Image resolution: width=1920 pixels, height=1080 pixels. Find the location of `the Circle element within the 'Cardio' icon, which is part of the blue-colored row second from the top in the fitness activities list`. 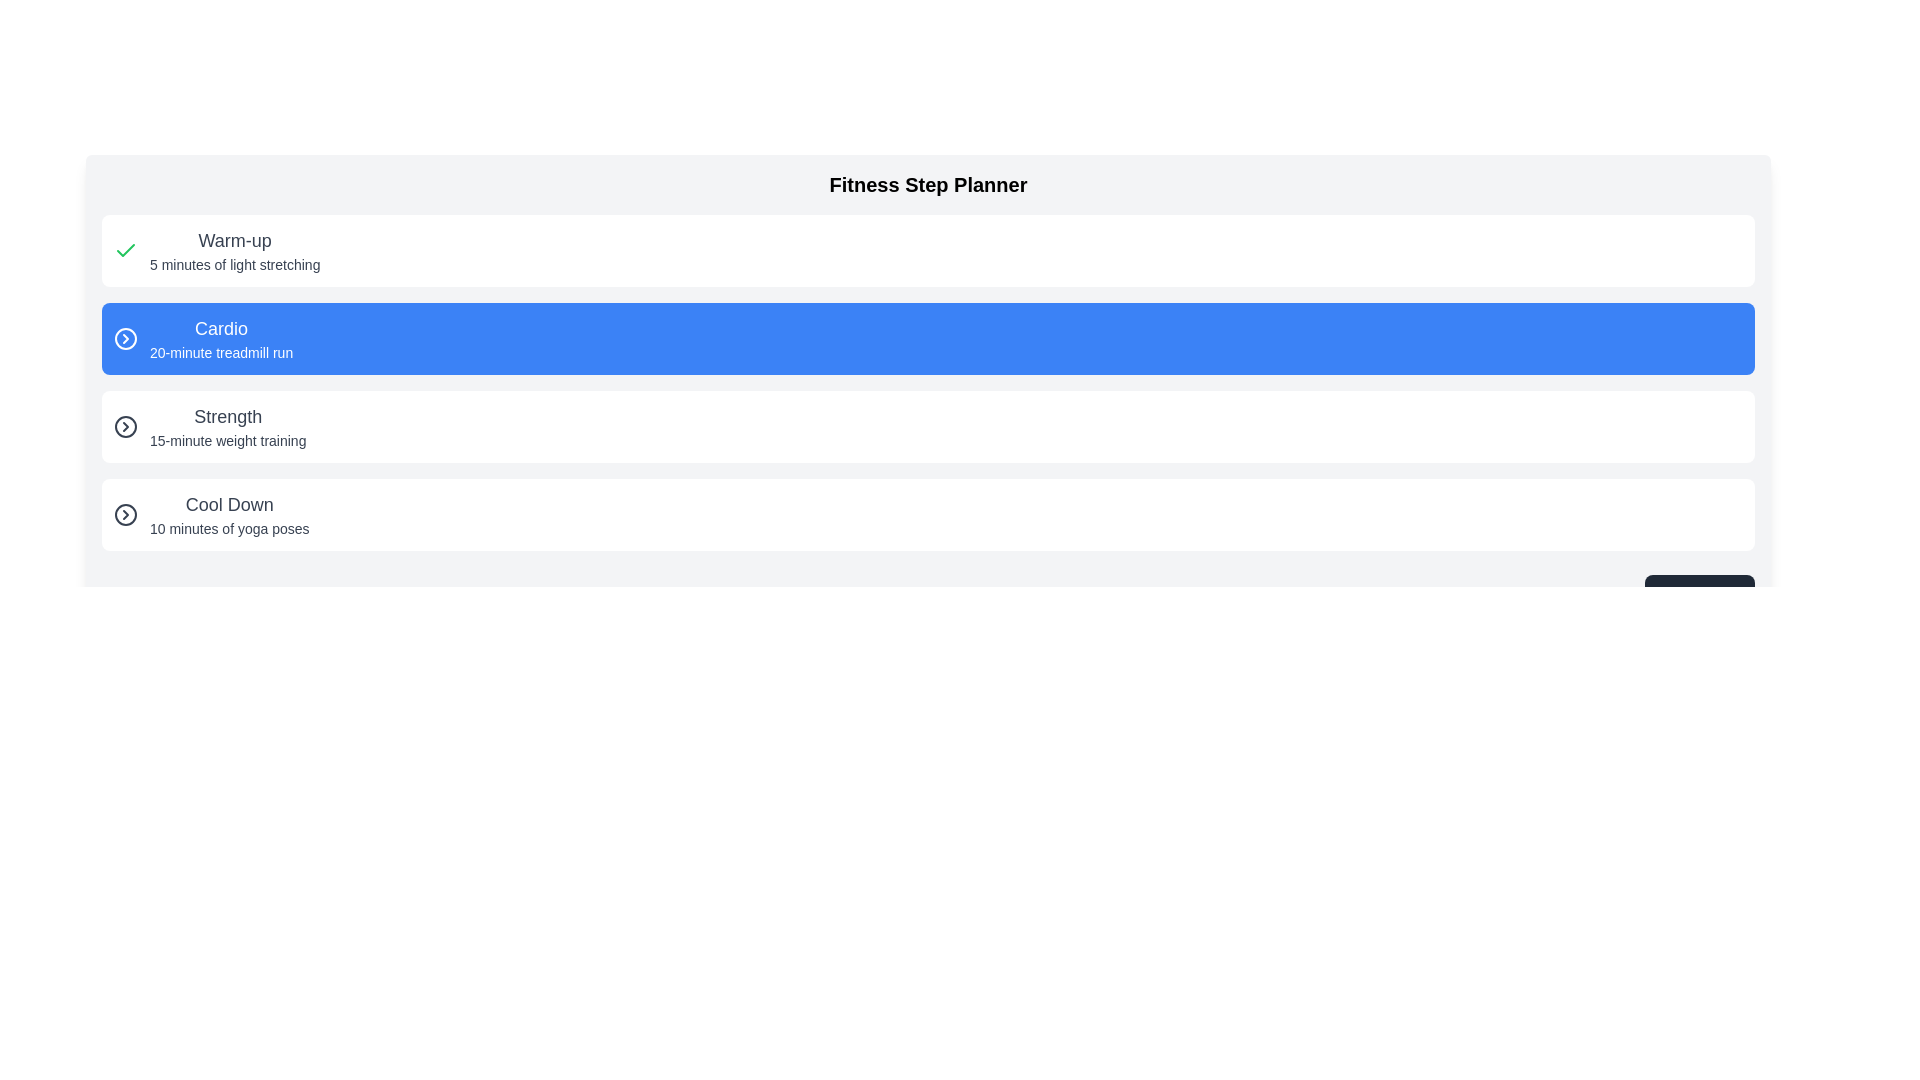

the Circle element within the 'Cardio' icon, which is part of the blue-colored row second from the top in the fitness activities list is located at coordinates (124, 338).